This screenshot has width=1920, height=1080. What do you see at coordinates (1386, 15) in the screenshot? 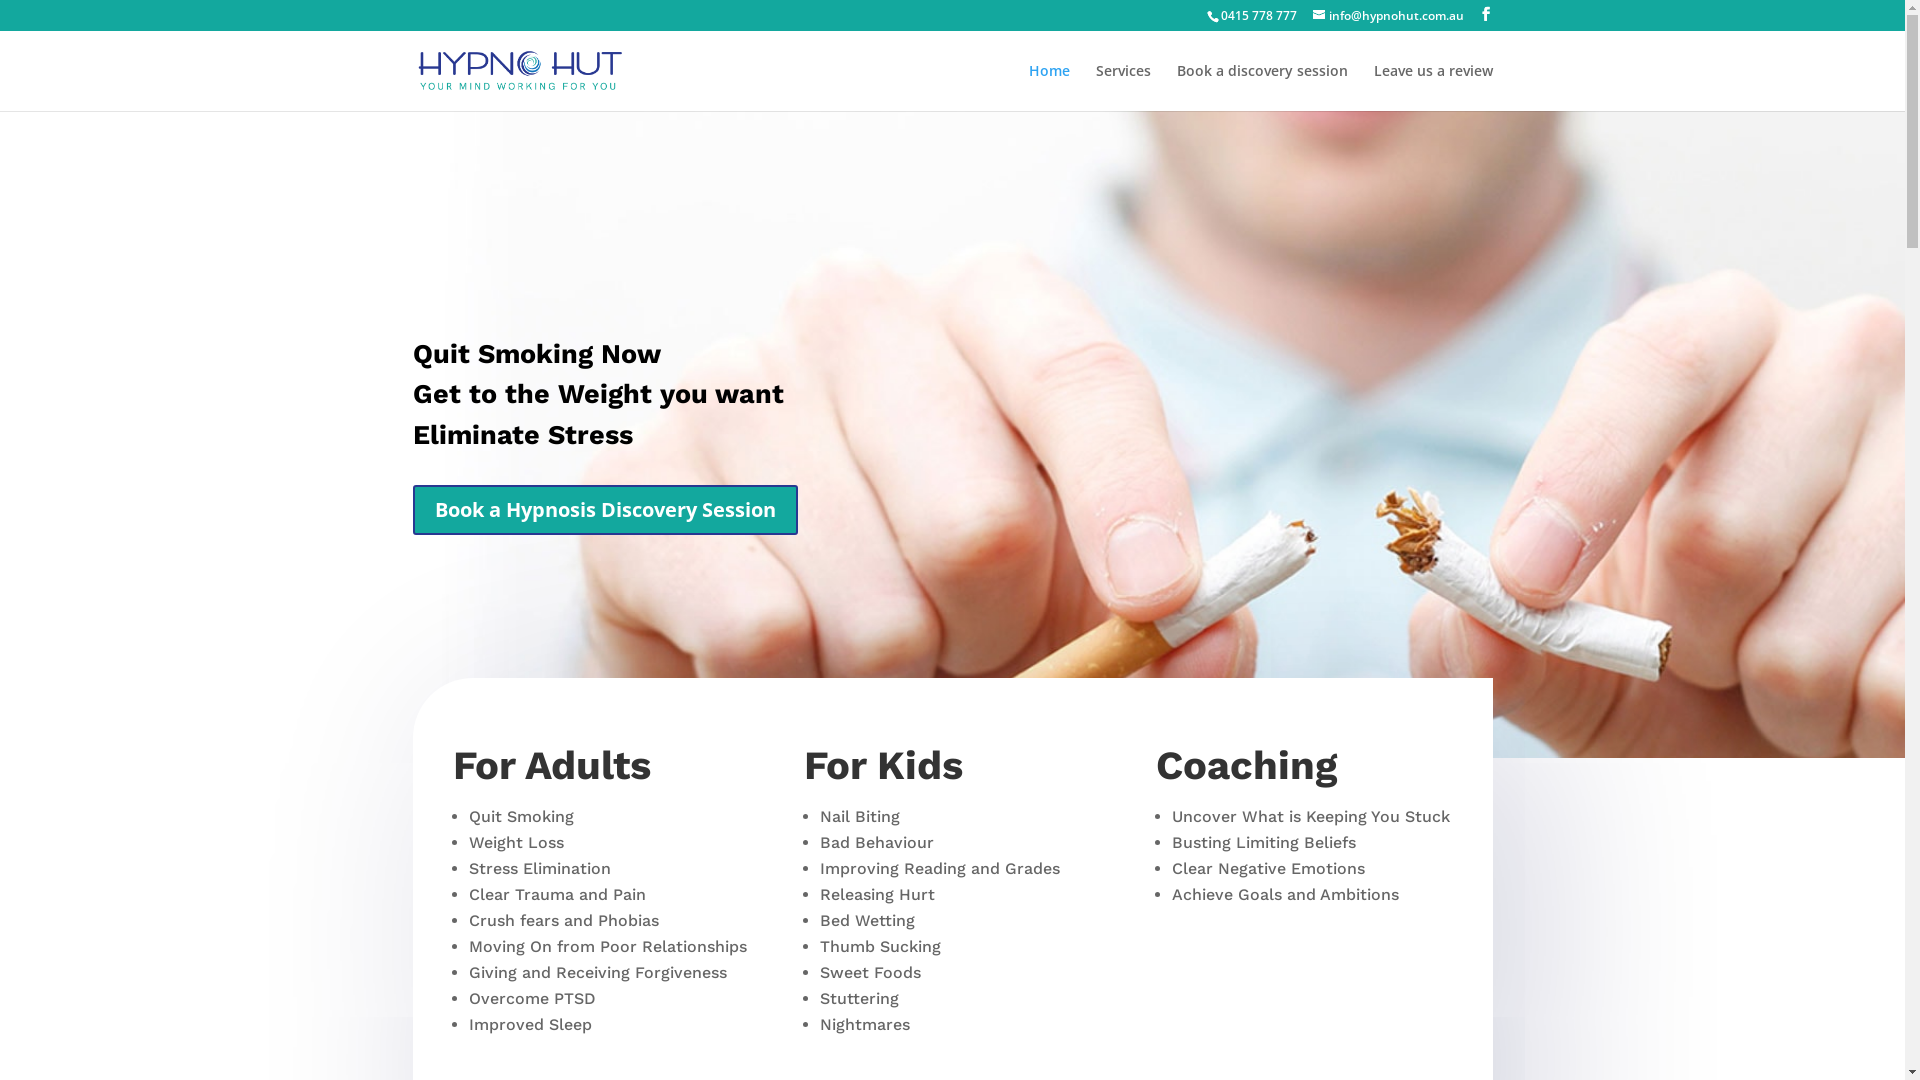
I see `'info@hypnohut.com.au'` at bounding box center [1386, 15].